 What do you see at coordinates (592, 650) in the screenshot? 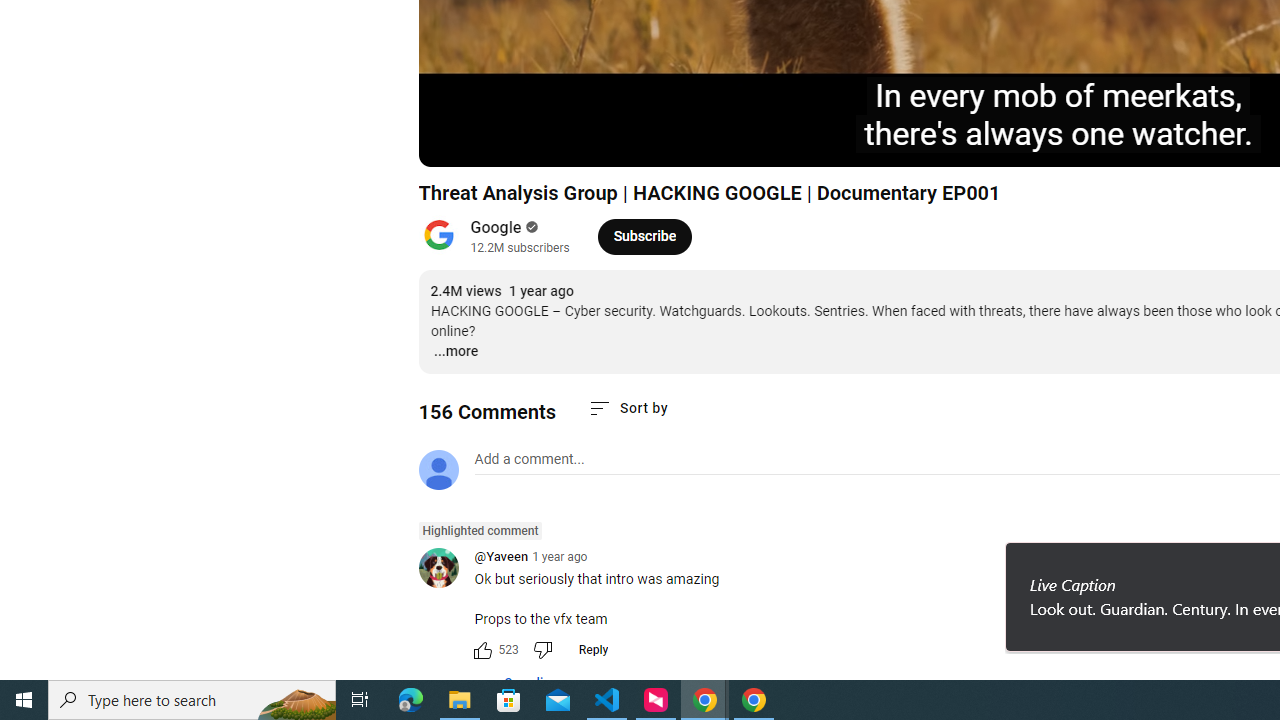
I see `'Reply'` at bounding box center [592, 650].